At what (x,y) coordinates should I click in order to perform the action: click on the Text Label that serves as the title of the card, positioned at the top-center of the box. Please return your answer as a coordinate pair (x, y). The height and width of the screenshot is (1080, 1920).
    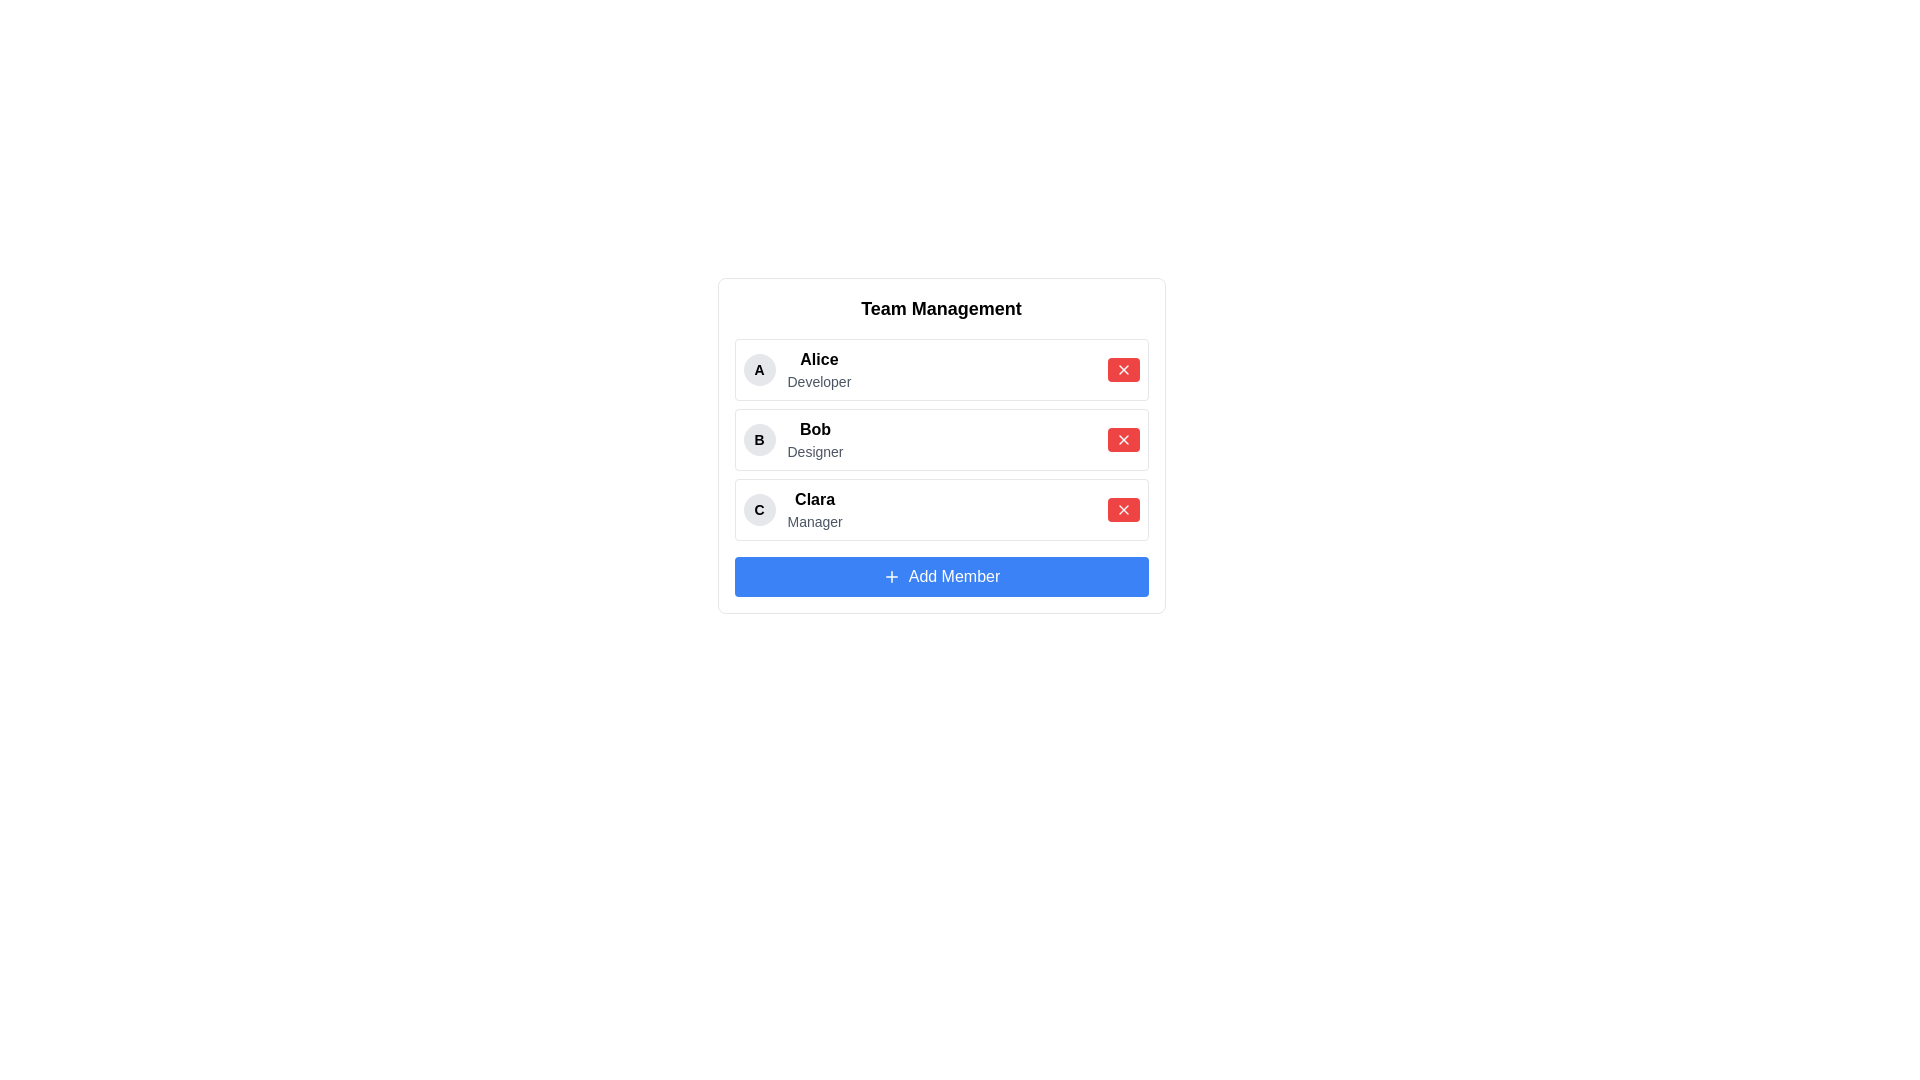
    Looking at the image, I should click on (940, 308).